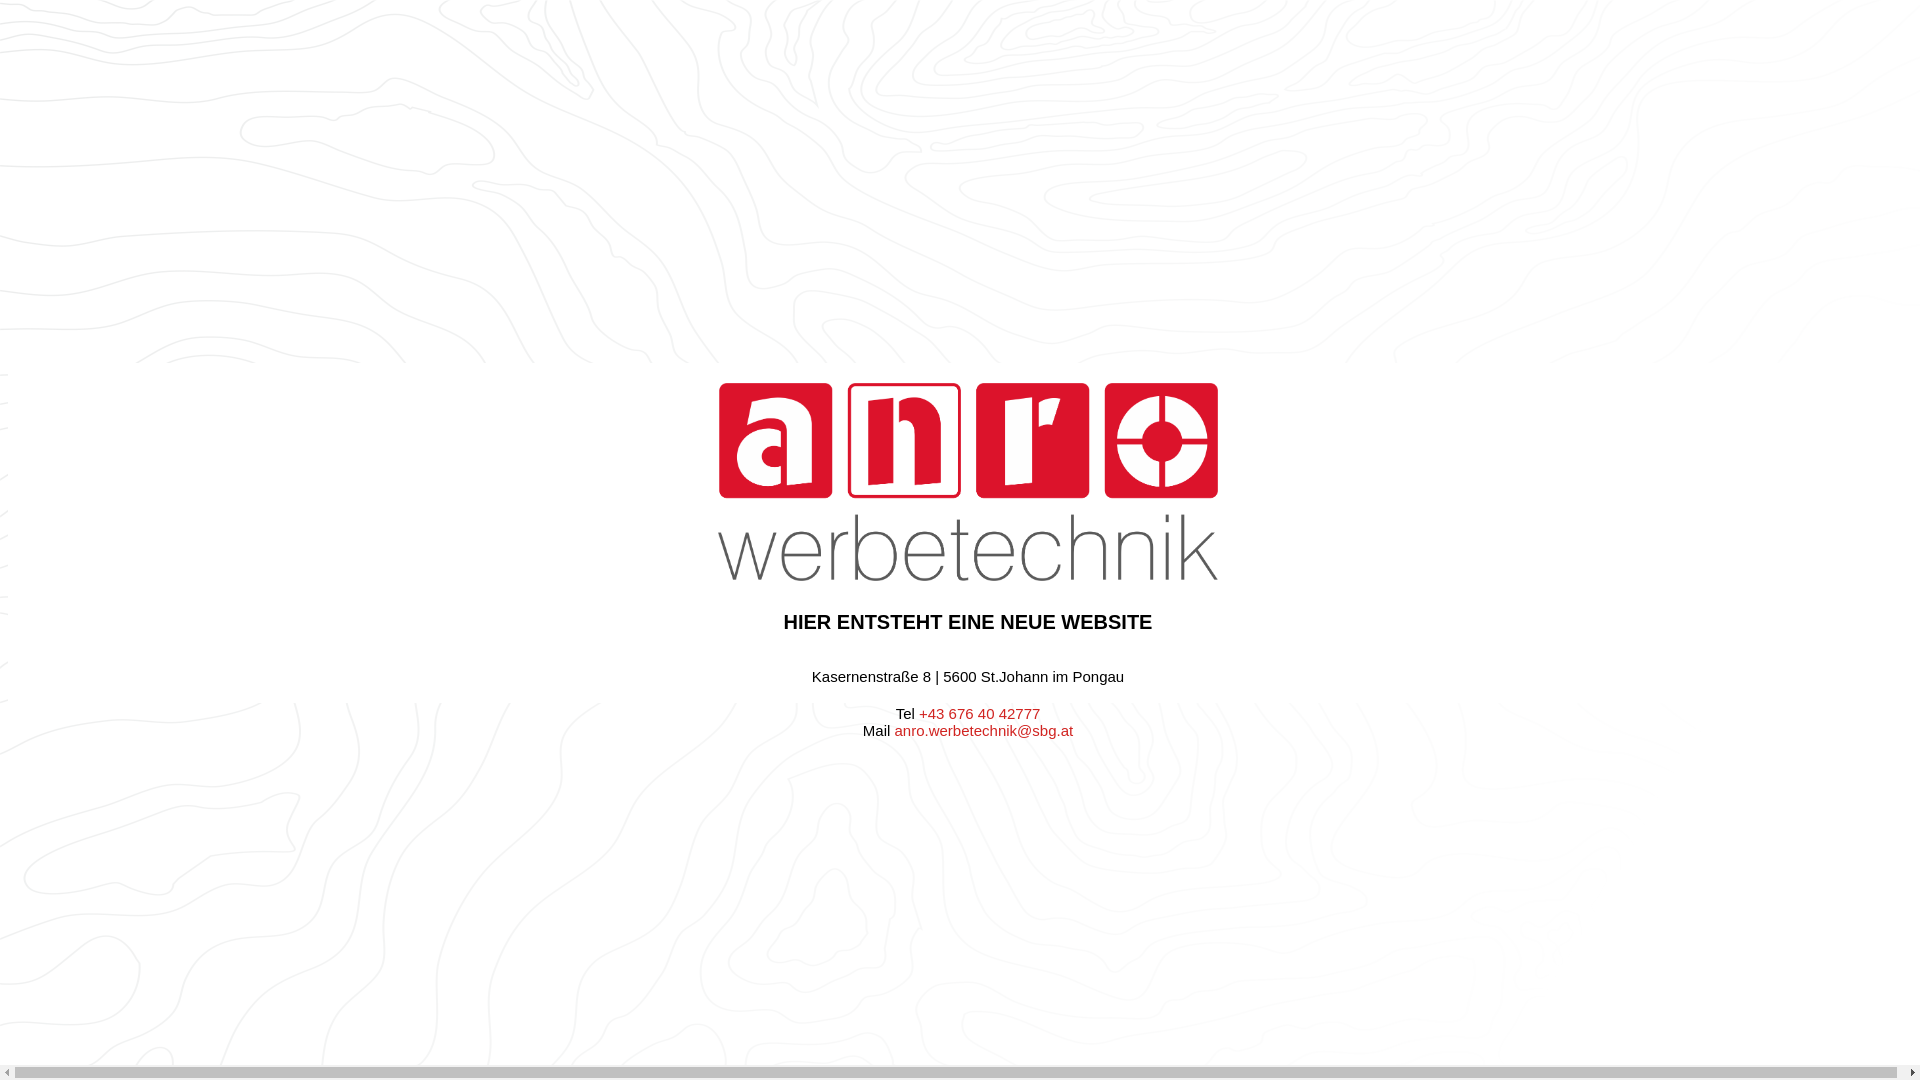  Describe the element at coordinates (979, 712) in the screenshot. I see `'+43 676 40 42777'` at that location.